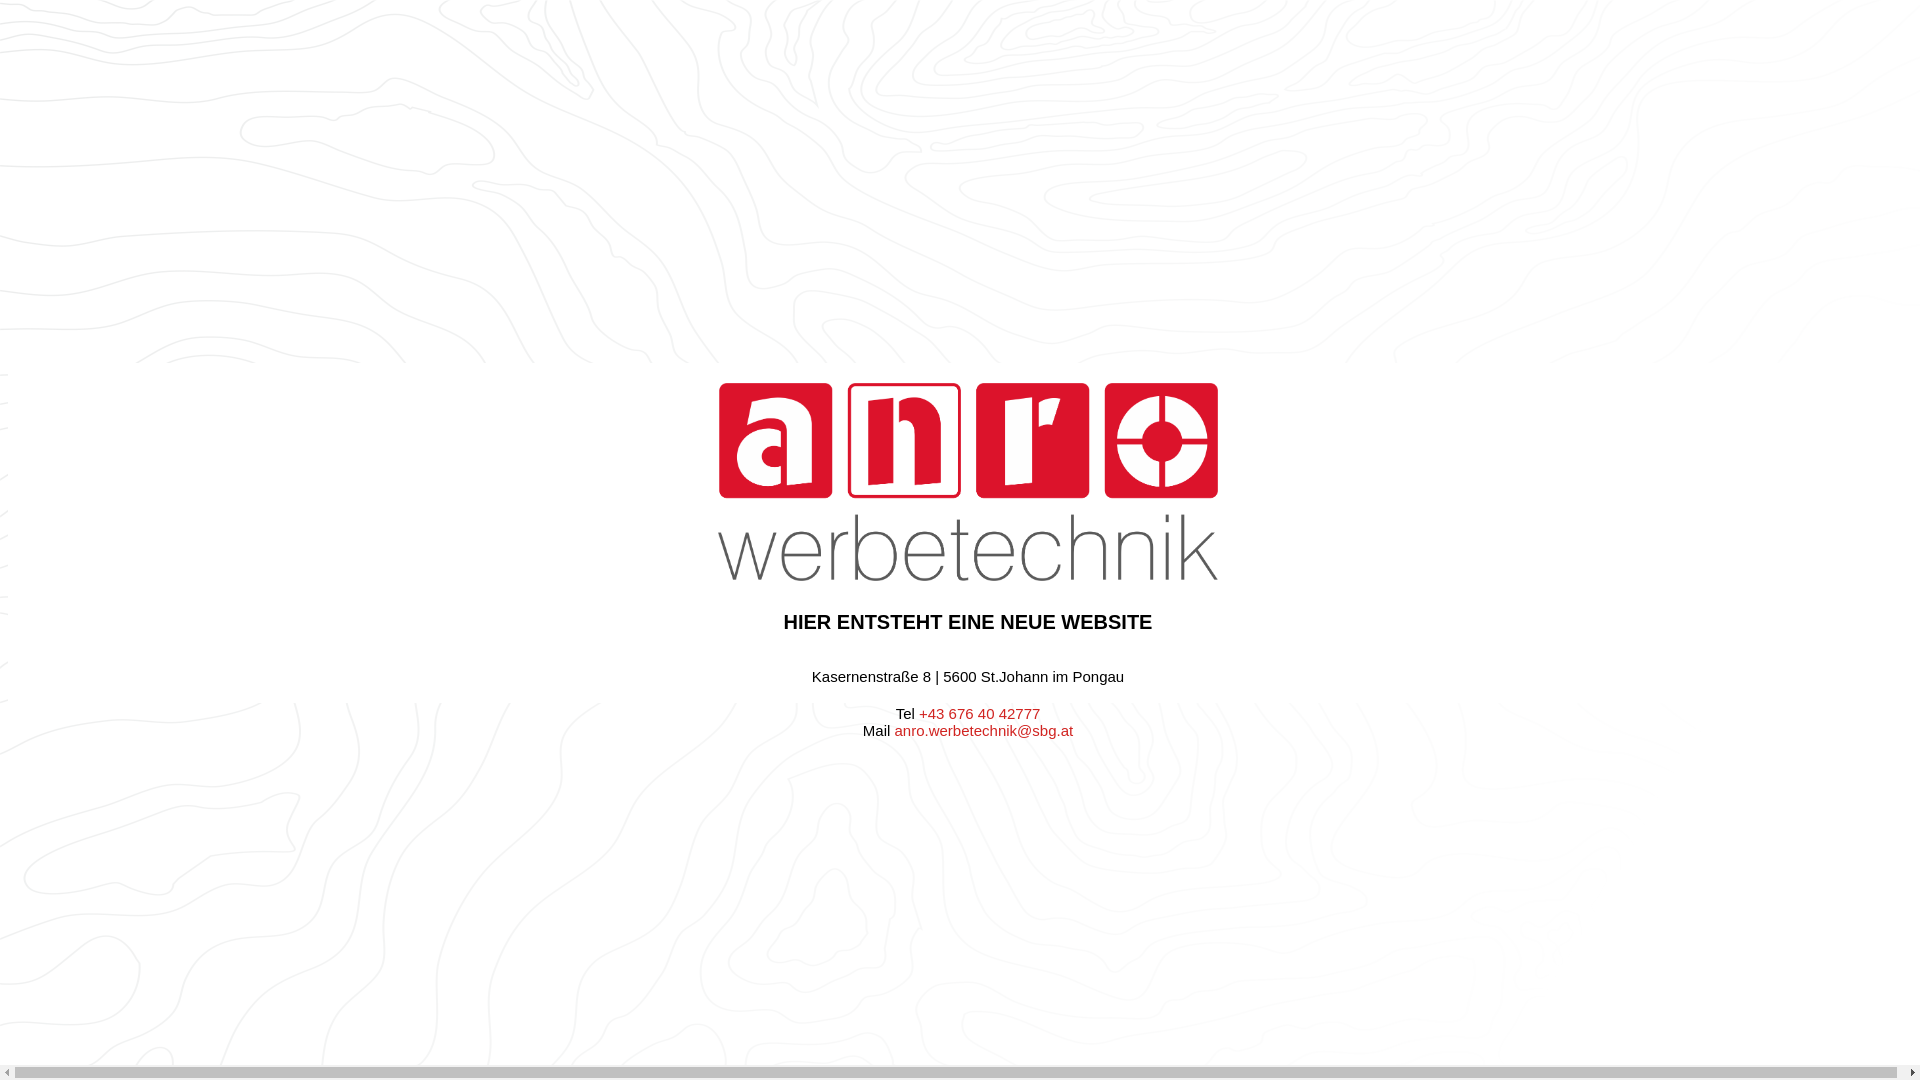  Describe the element at coordinates (979, 712) in the screenshot. I see `'+43 676 40 42777'` at that location.